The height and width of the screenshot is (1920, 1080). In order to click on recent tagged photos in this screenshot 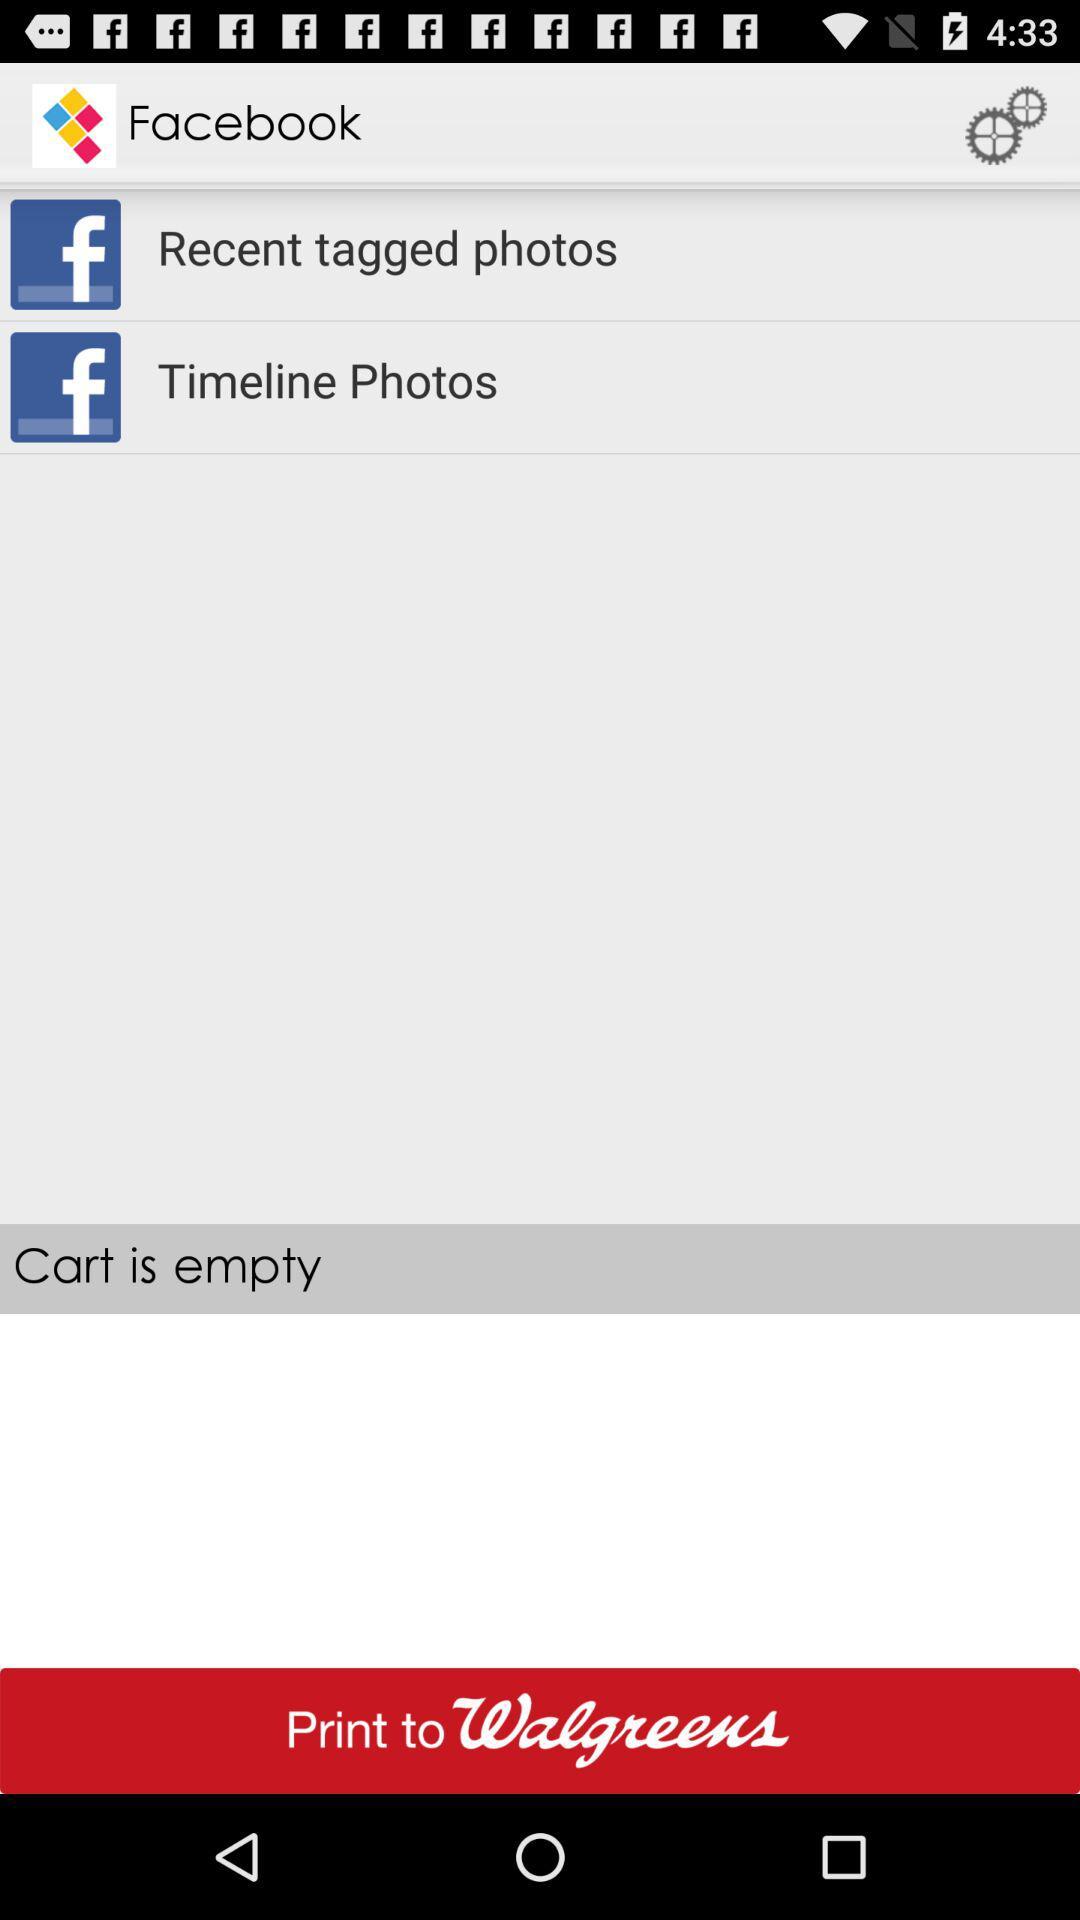, I will do `click(604, 246)`.